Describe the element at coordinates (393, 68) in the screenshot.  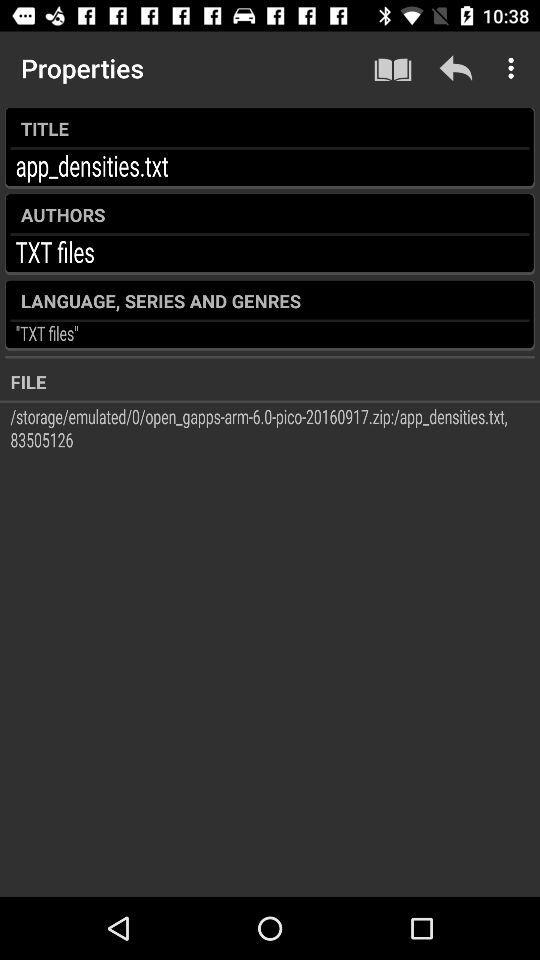
I see `the app next to properties icon` at that location.